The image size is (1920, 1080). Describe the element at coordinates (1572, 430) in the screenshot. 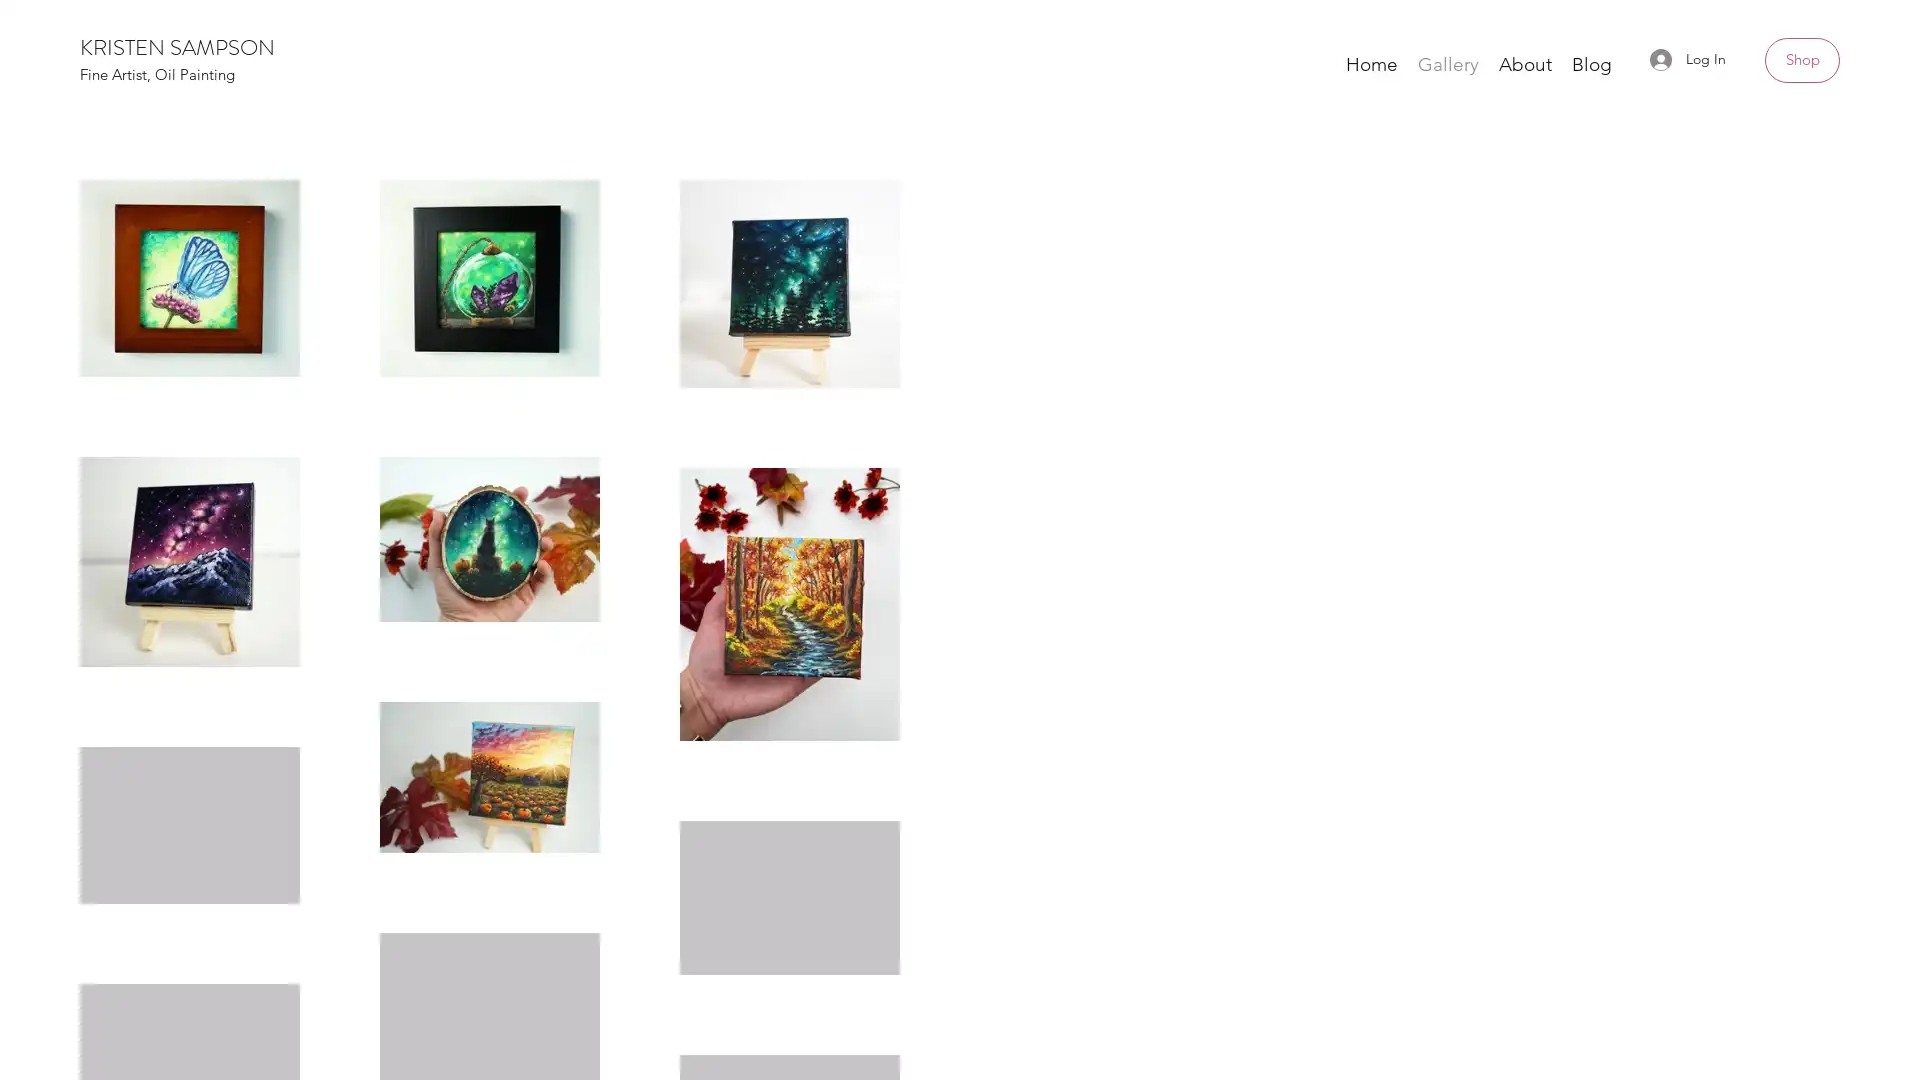

I see `Night Sky 4x4in - 2020 (Sold)` at that location.